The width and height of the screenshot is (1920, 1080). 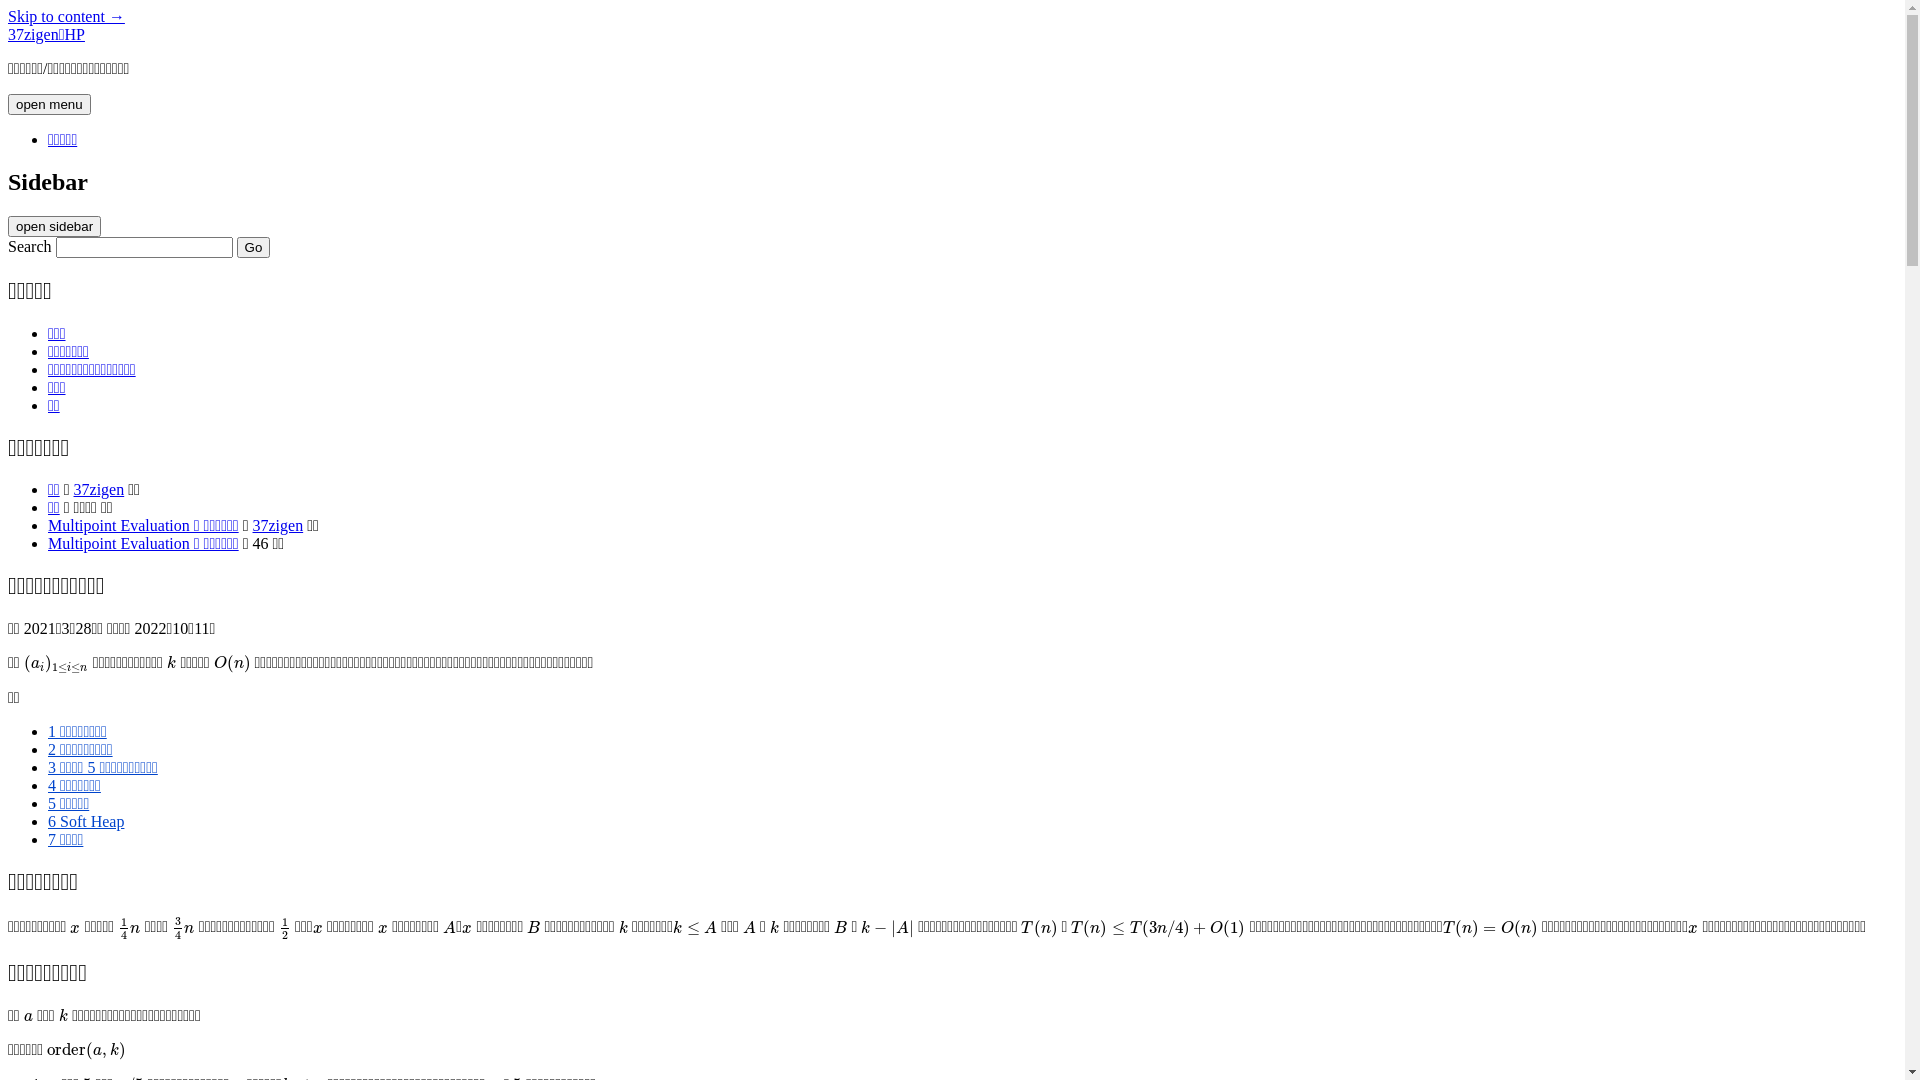 I want to click on 'Go', so click(x=253, y=246).